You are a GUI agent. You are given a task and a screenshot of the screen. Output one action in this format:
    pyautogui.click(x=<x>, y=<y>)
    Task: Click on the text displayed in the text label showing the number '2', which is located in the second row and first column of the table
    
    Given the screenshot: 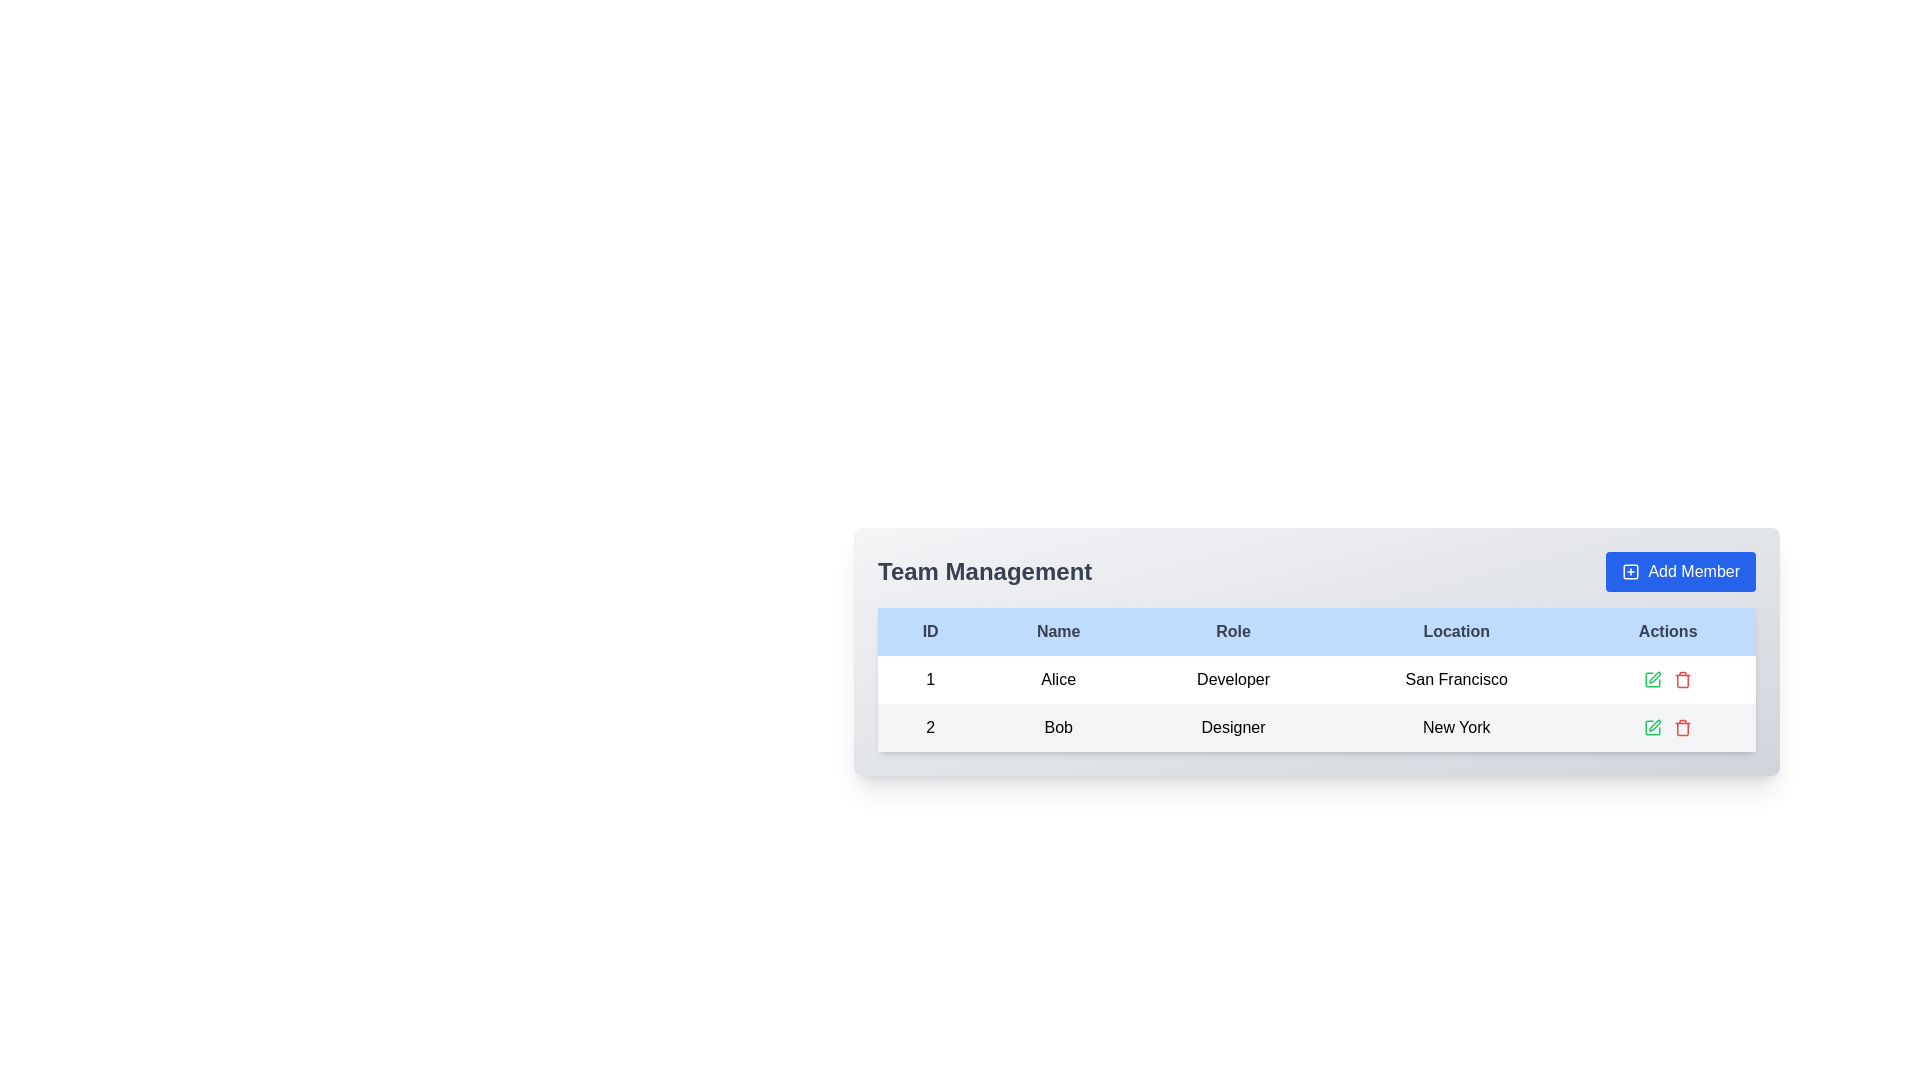 What is the action you would take?
    pyautogui.click(x=929, y=728)
    